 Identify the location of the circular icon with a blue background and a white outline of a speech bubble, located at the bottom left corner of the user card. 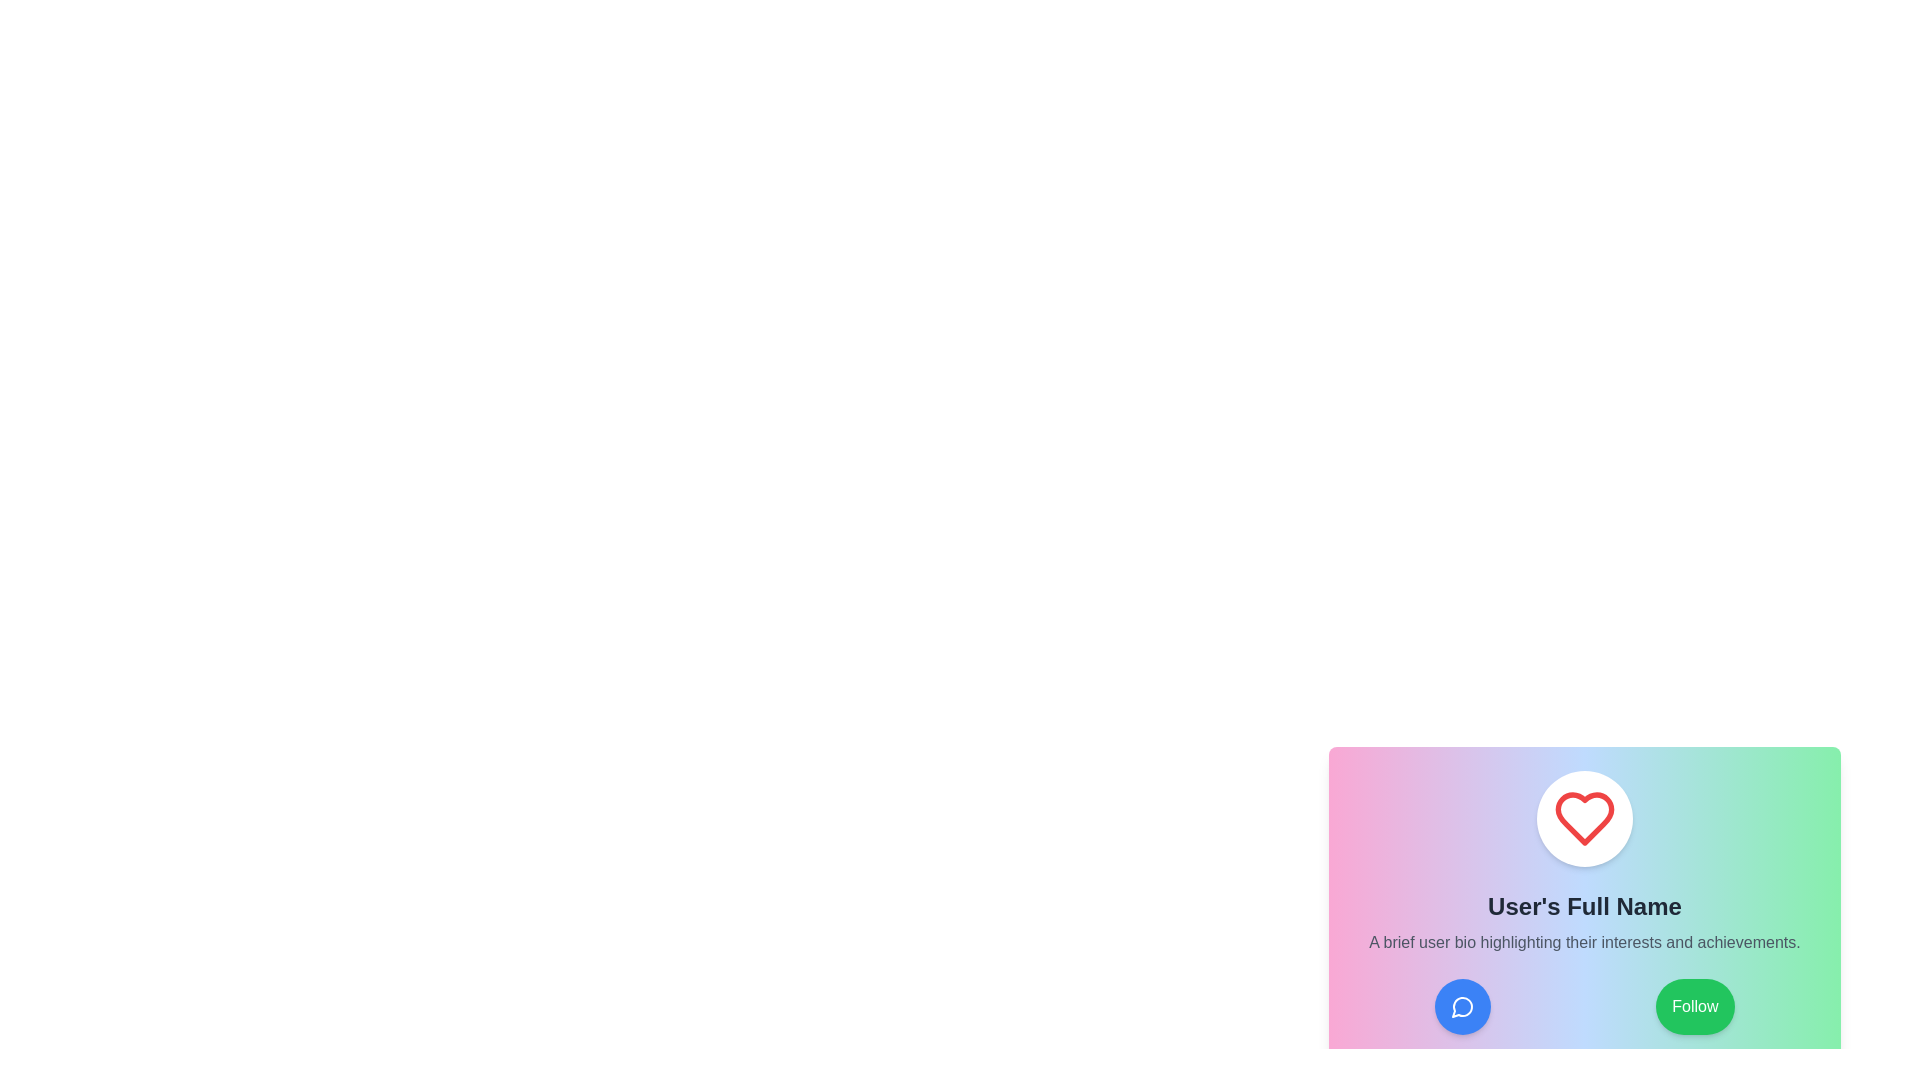
(1463, 1006).